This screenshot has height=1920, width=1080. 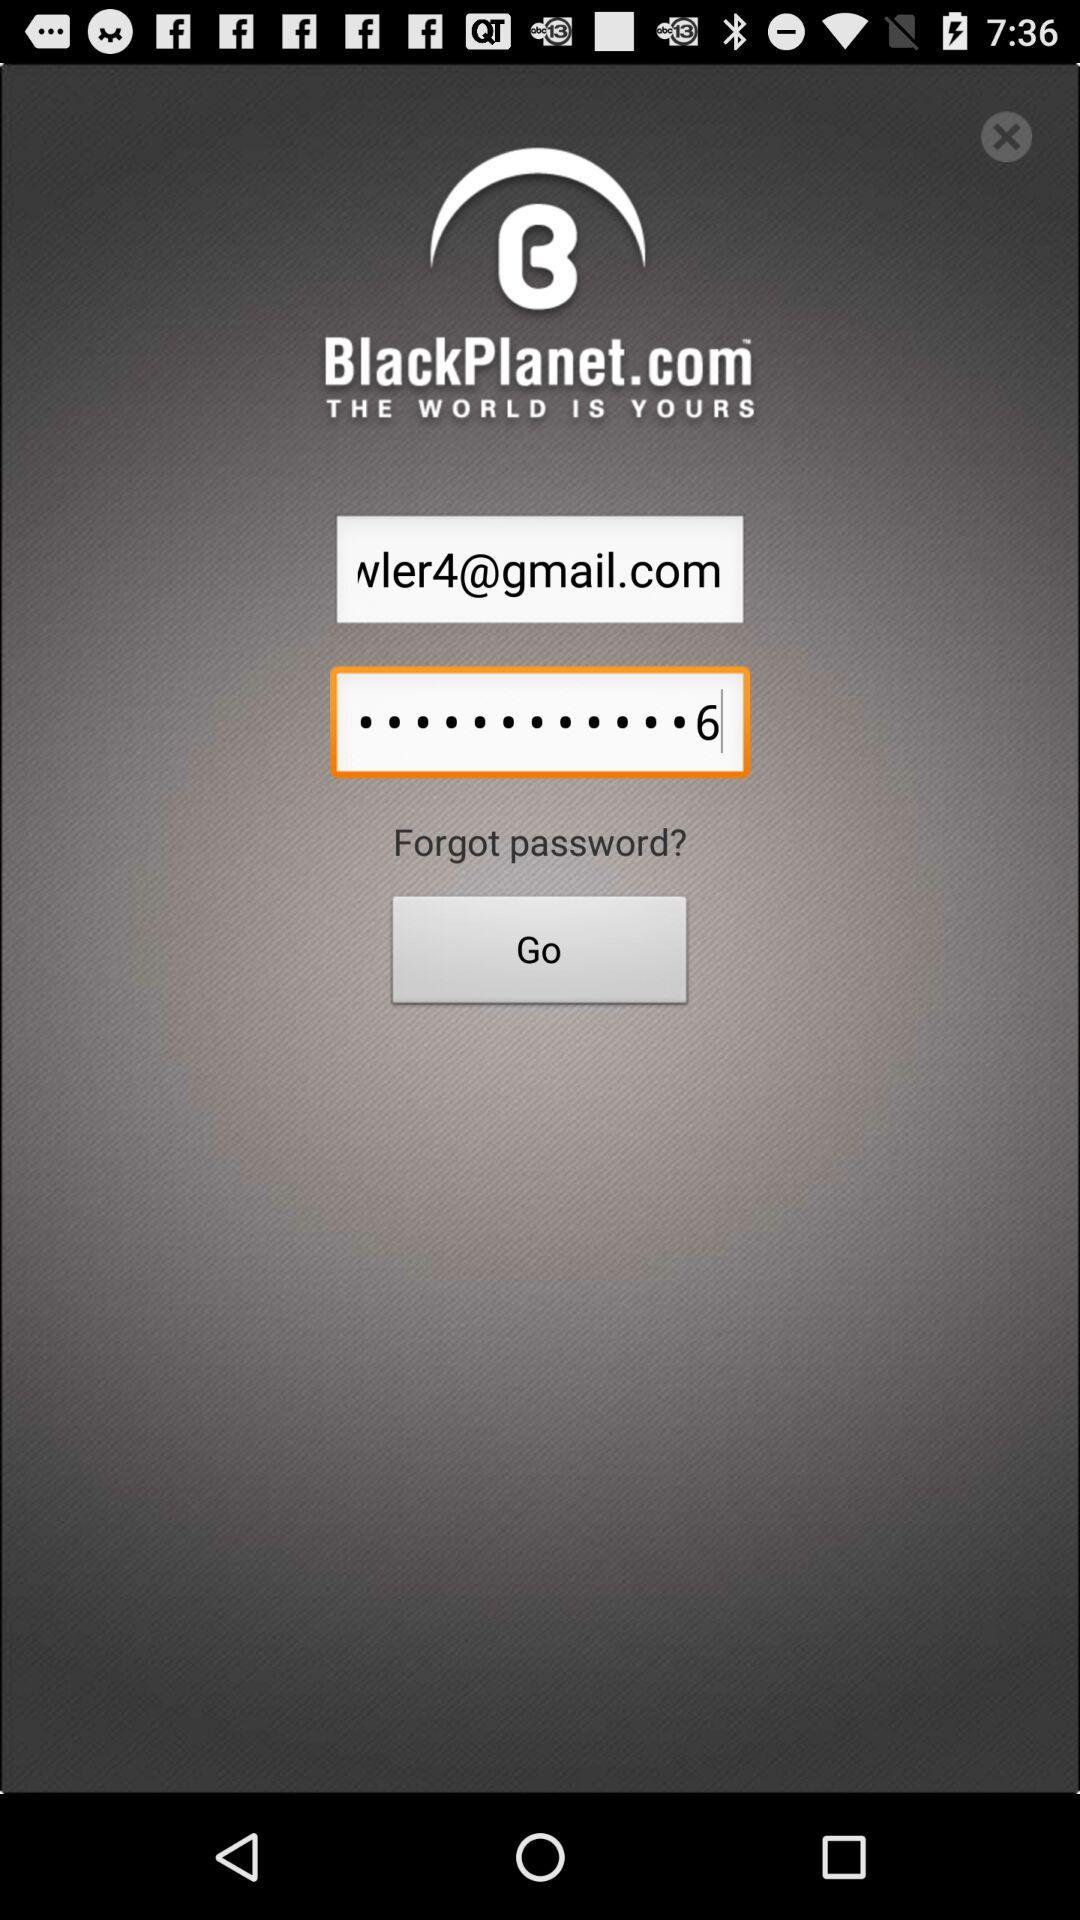 What do you see at coordinates (1006, 145) in the screenshot?
I see `the close icon` at bounding box center [1006, 145].